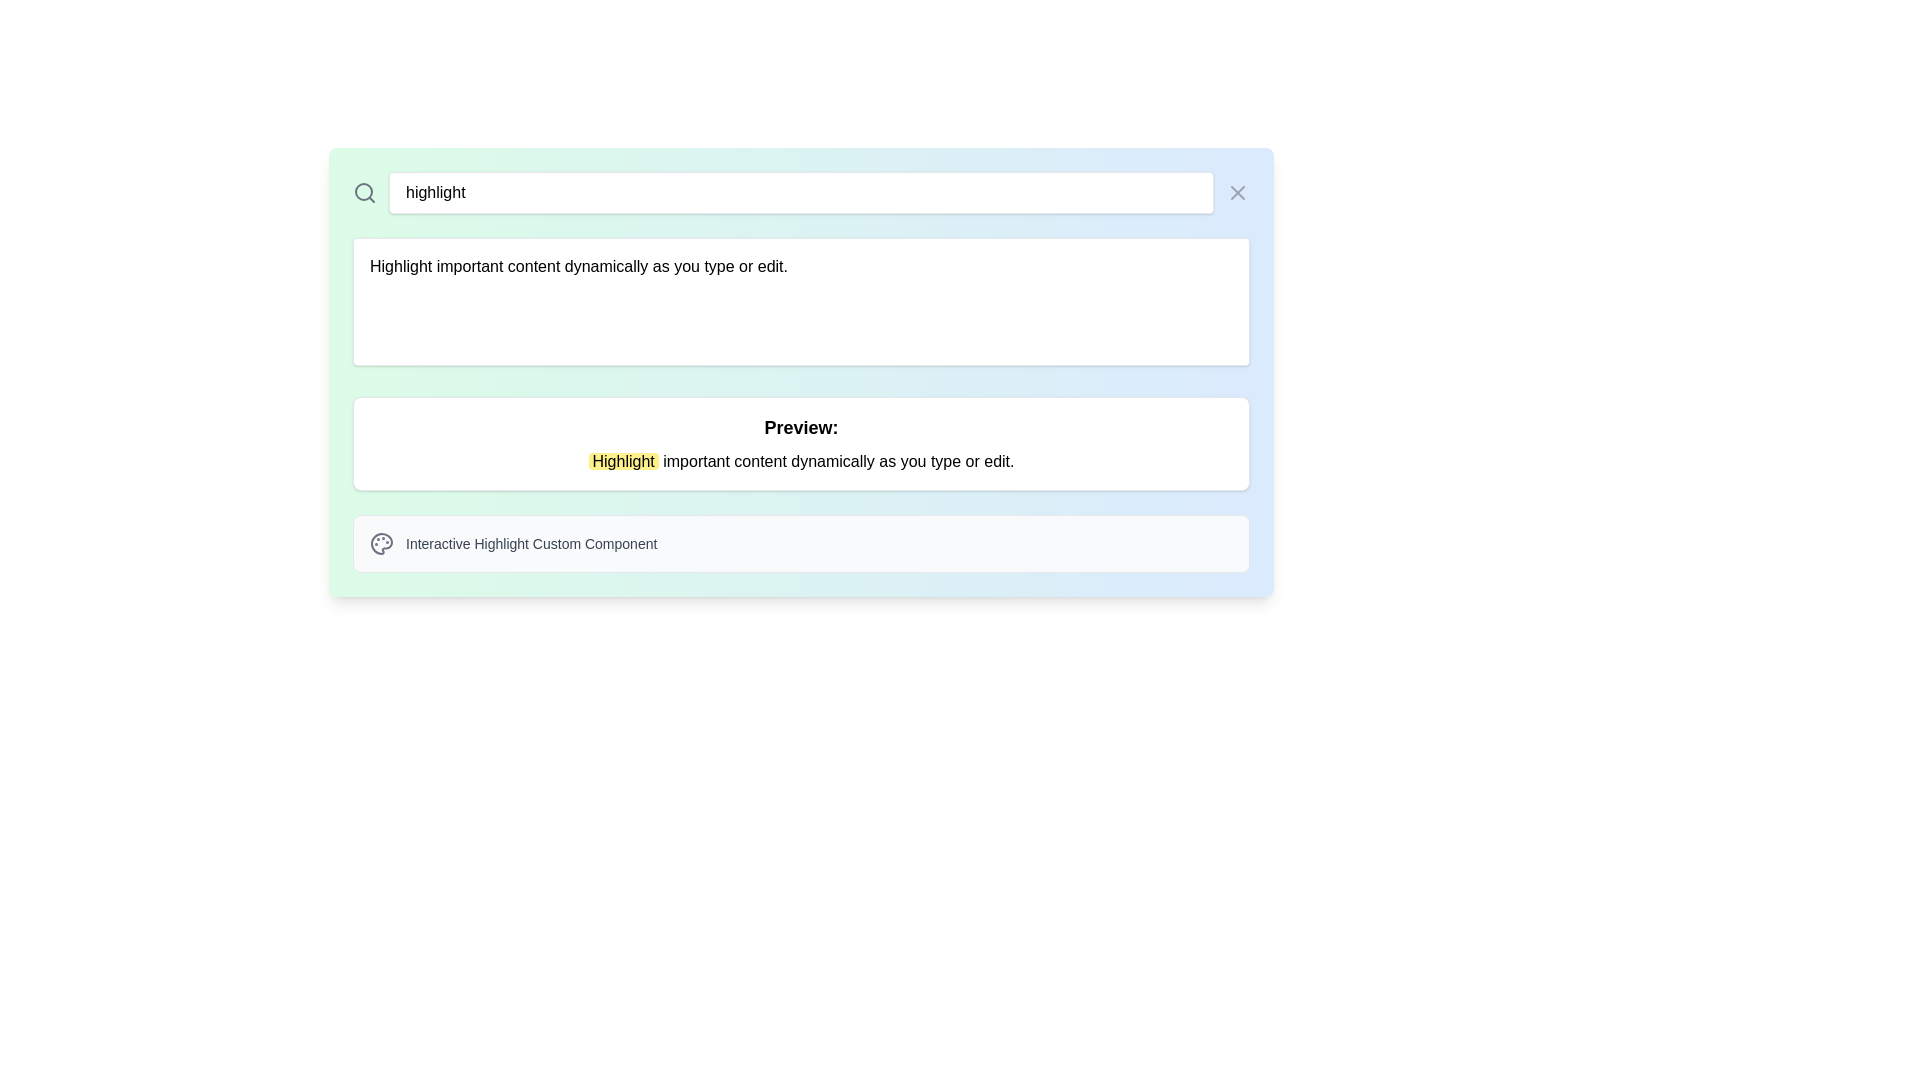  What do you see at coordinates (382, 543) in the screenshot?
I see `the main body of the palette icon, which is the largest circular shape in the decorative icon located at the lower-right of the view` at bounding box center [382, 543].